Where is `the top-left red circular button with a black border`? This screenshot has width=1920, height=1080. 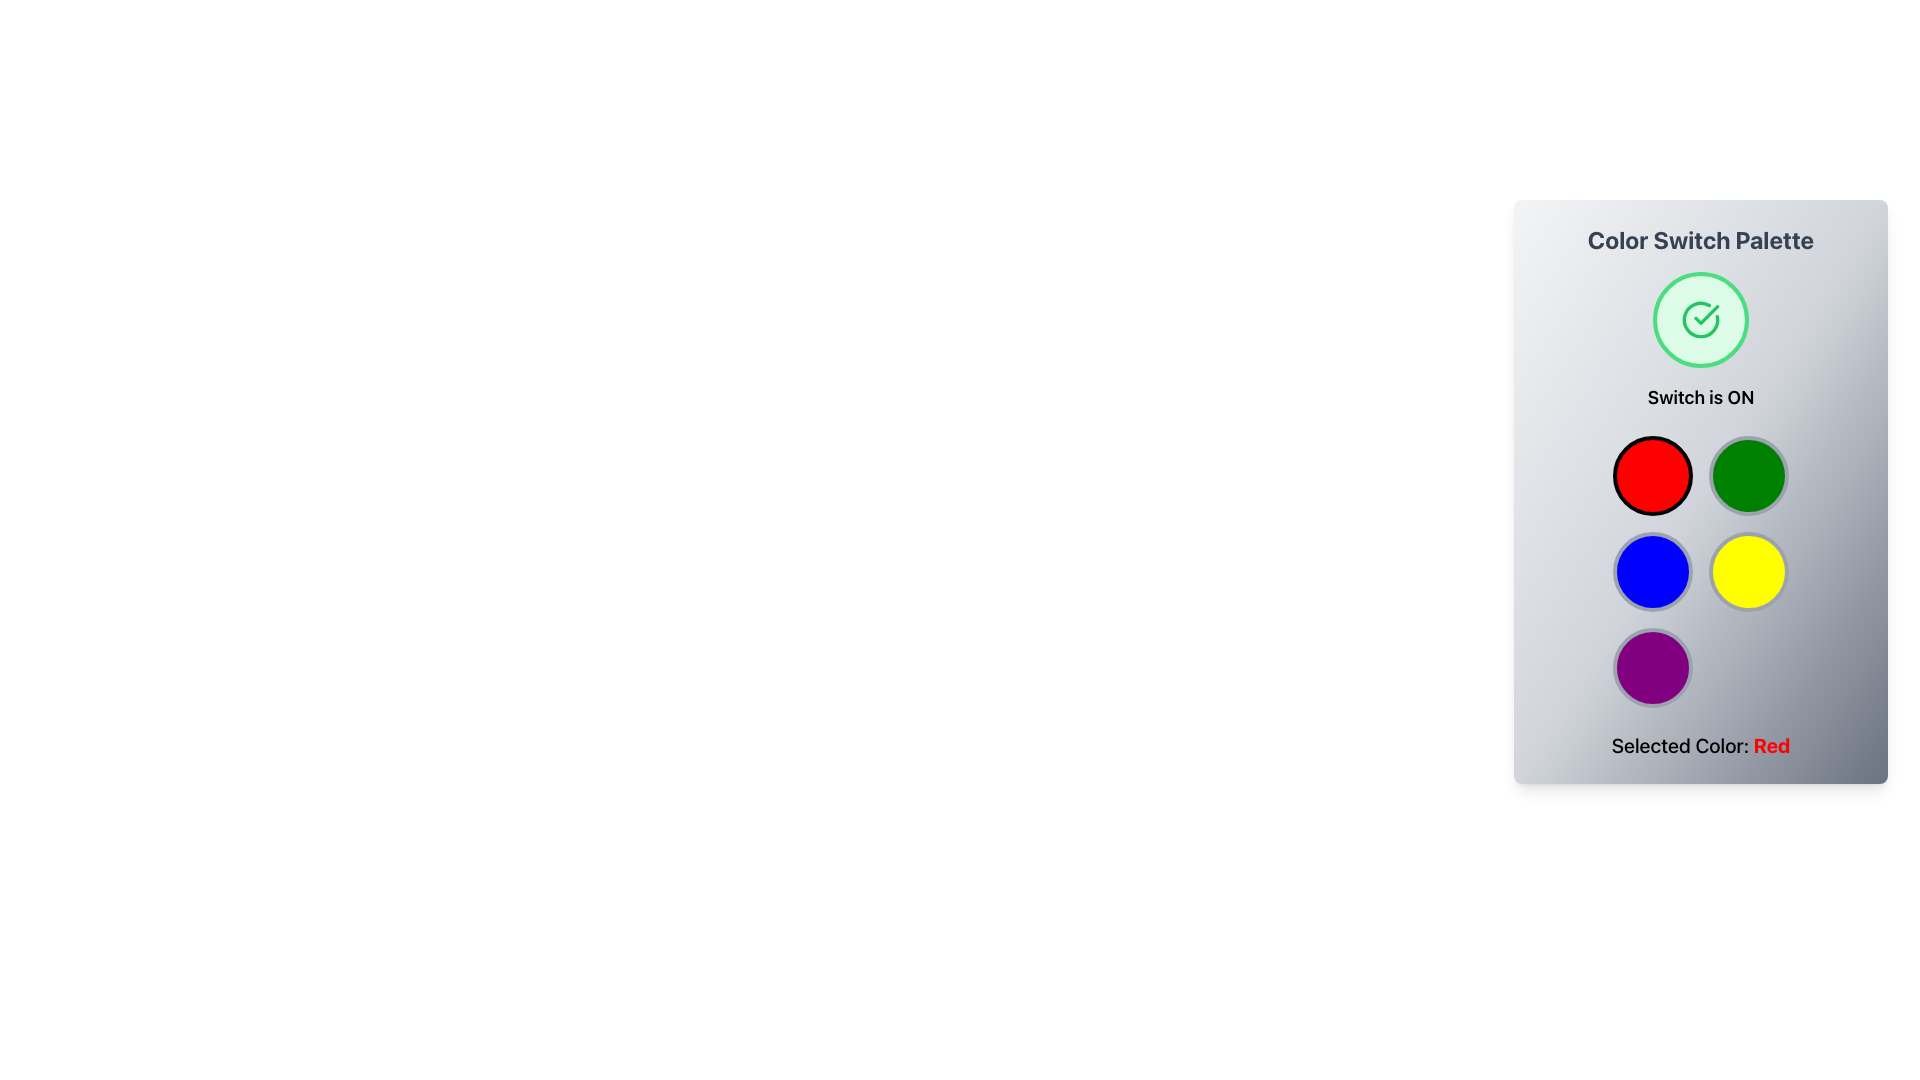
the top-left red circular button with a black border is located at coordinates (1652, 475).